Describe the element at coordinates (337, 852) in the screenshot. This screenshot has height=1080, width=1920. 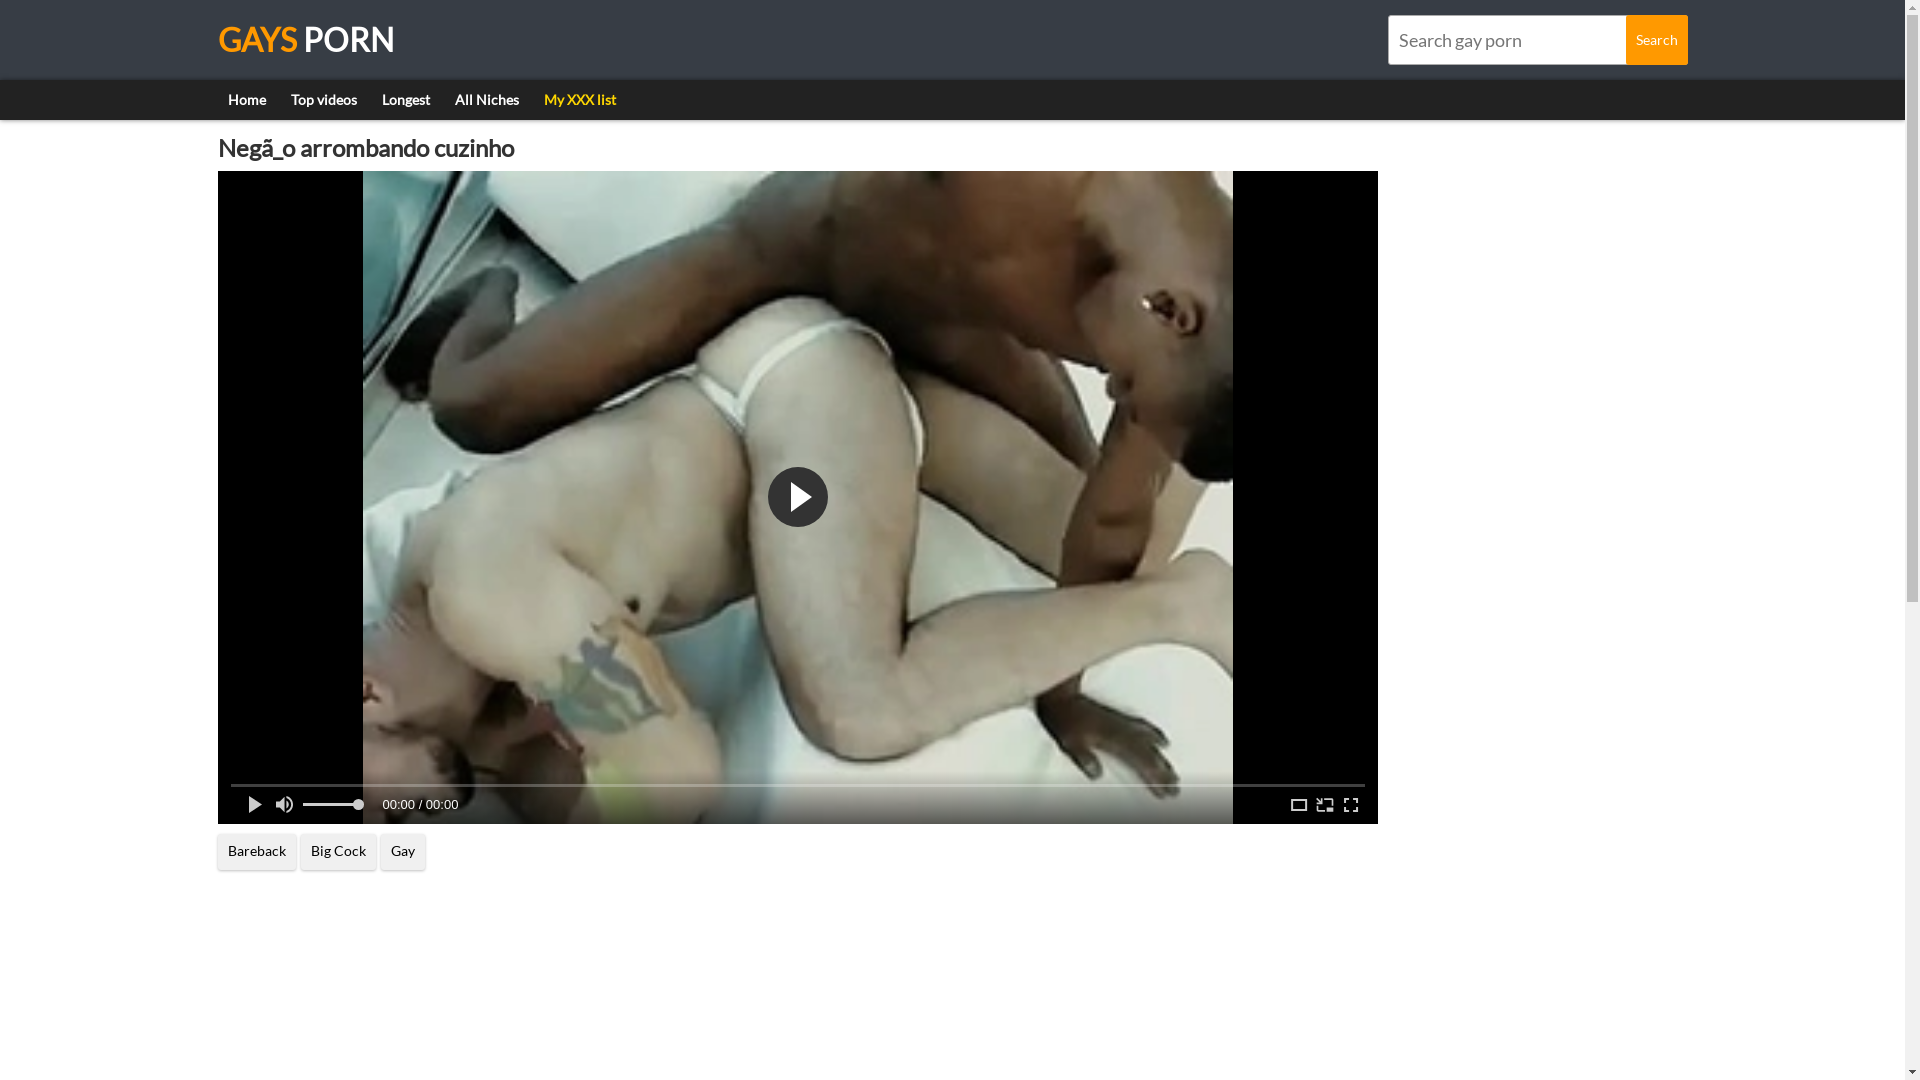
I see `'Big Cock'` at that location.